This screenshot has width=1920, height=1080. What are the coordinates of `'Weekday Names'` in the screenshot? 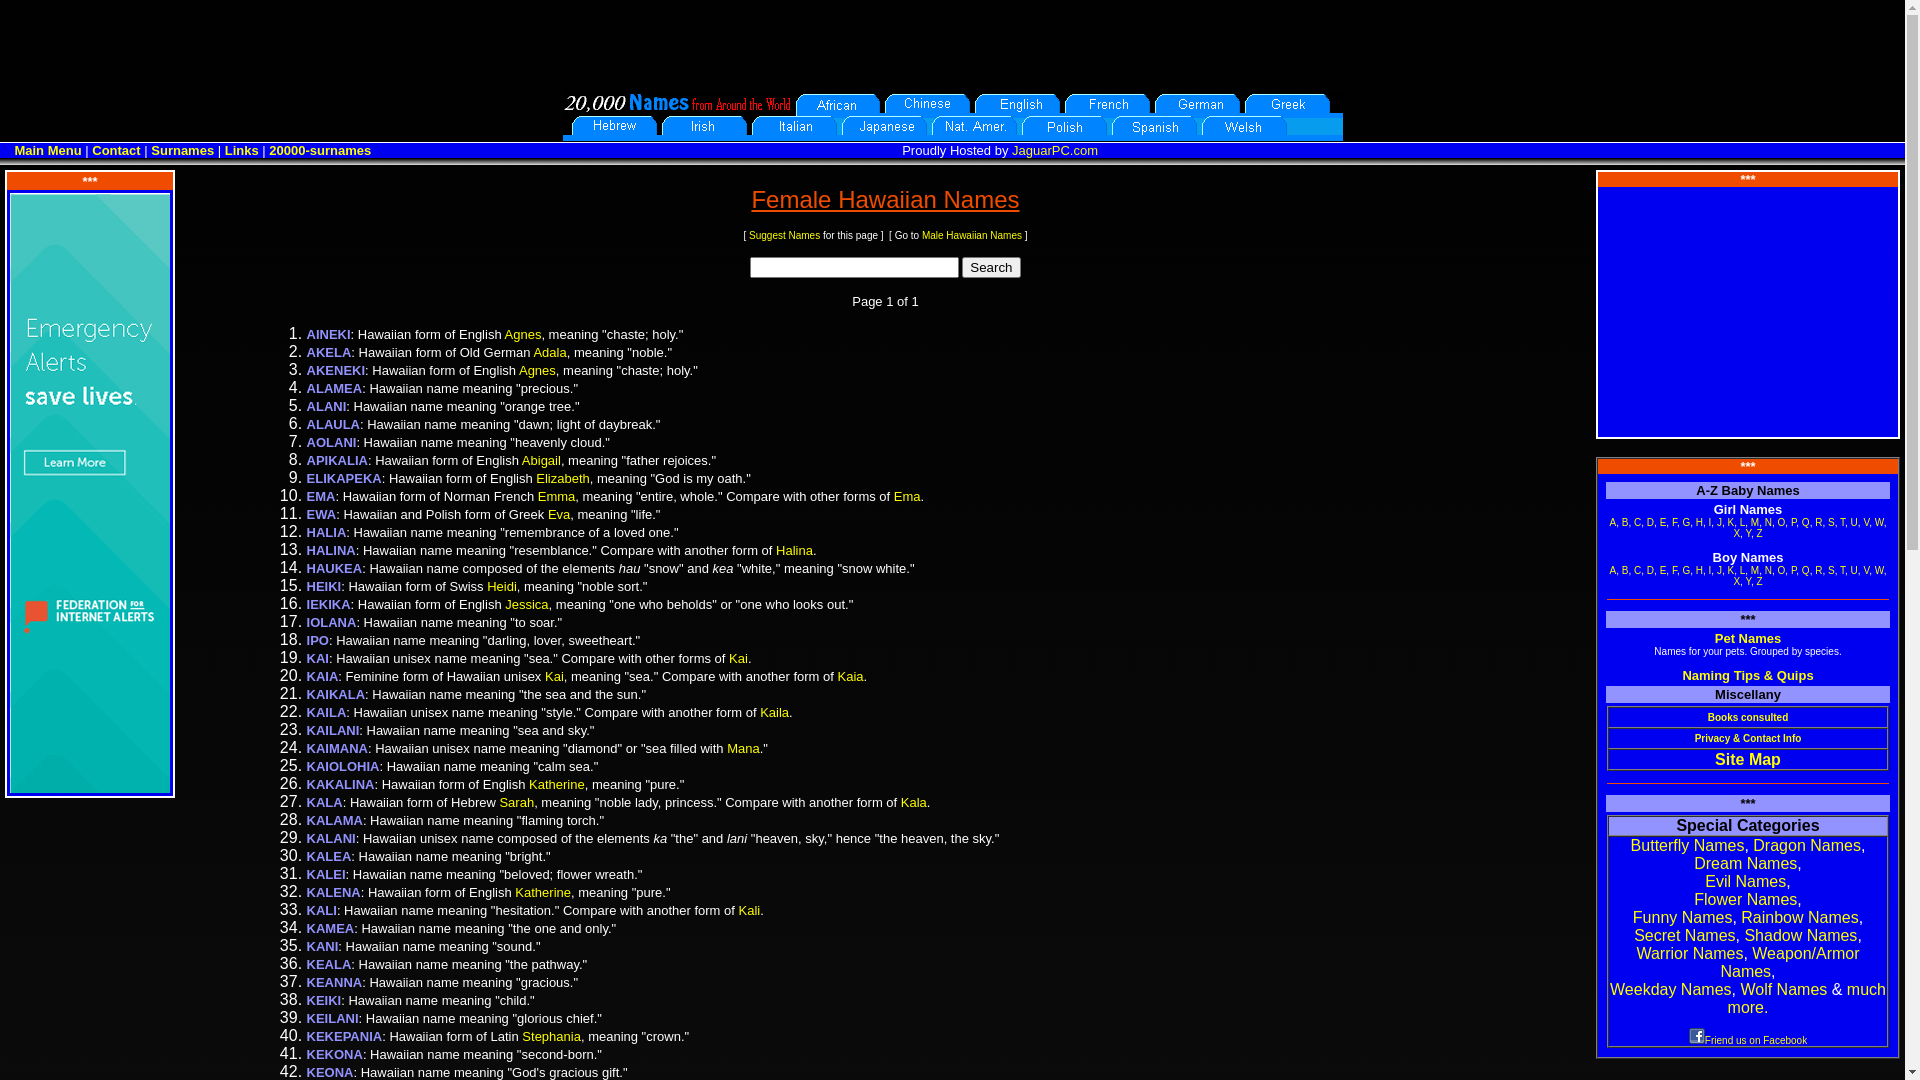 It's located at (1670, 988).